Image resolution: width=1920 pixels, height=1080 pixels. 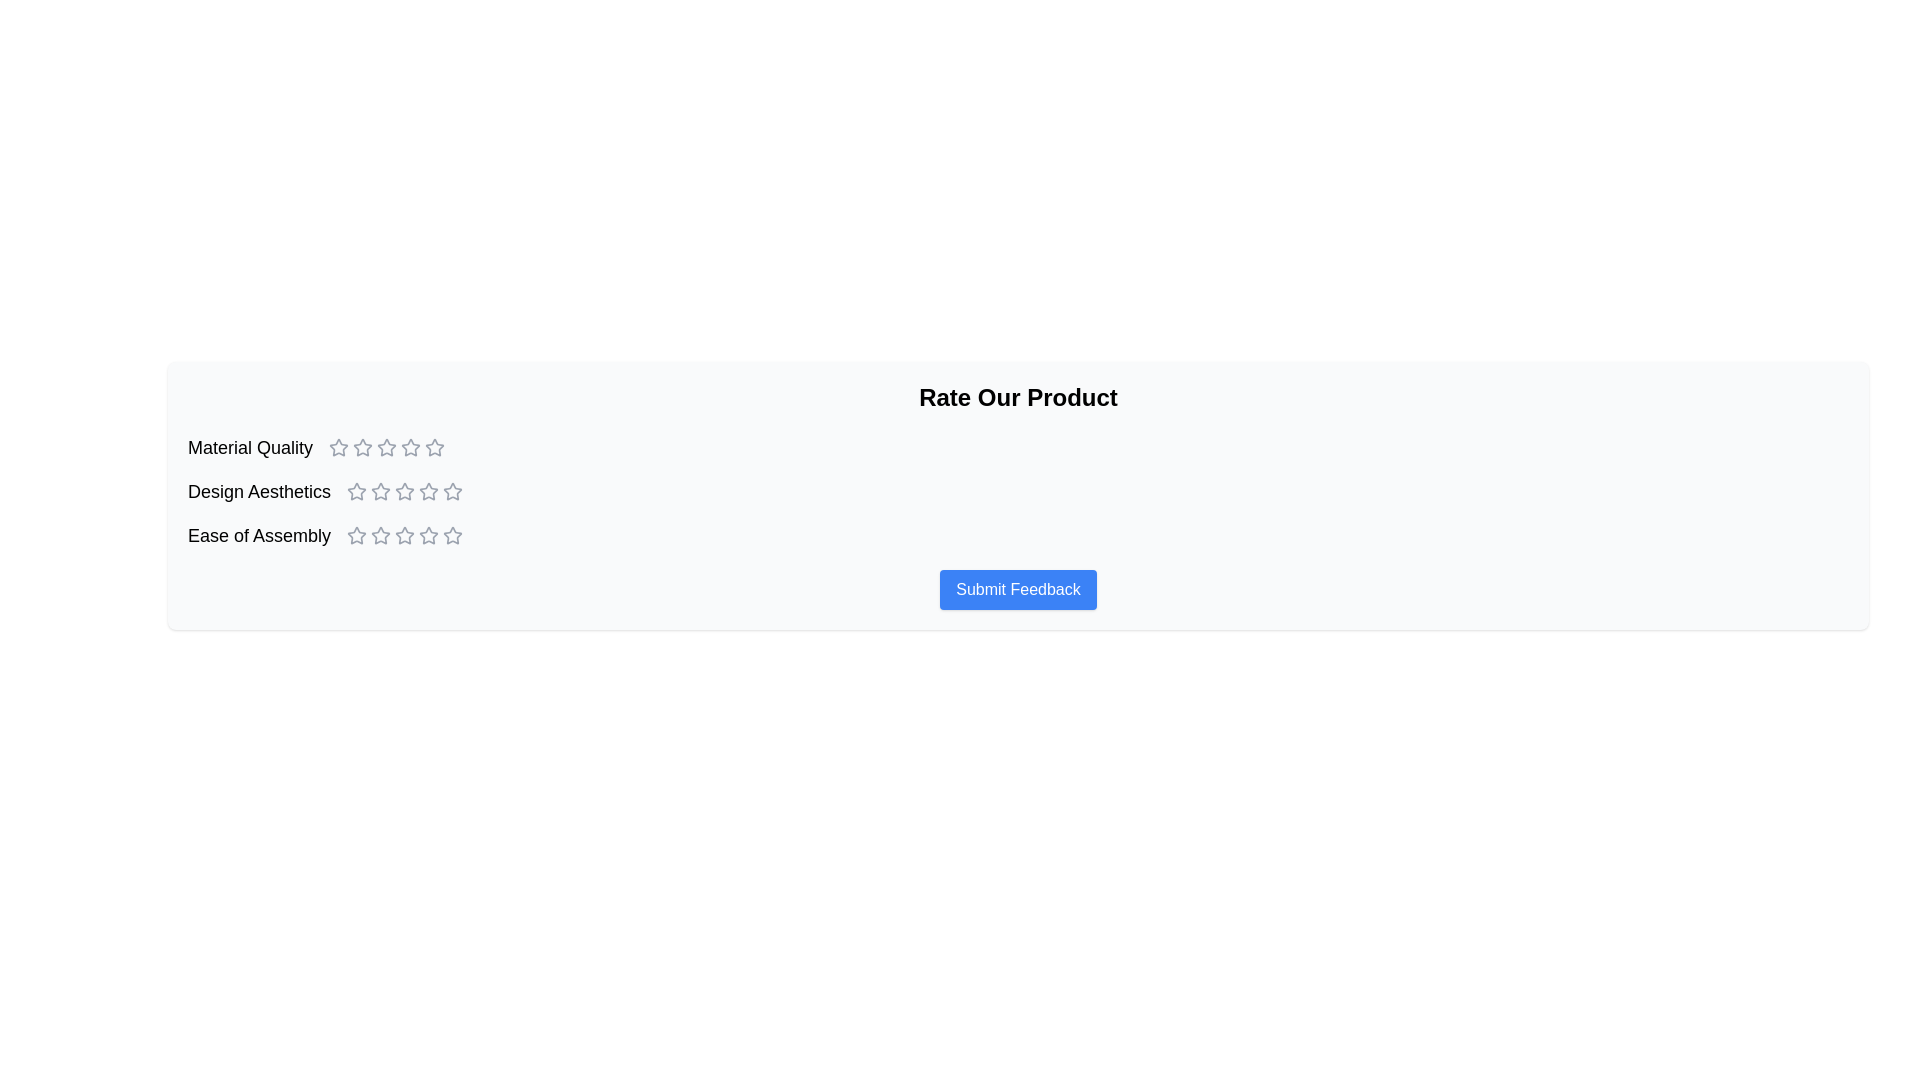 What do you see at coordinates (357, 491) in the screenshot?
I see `the second star icon in the 5-star rating system` at bounding box center [357, 491].